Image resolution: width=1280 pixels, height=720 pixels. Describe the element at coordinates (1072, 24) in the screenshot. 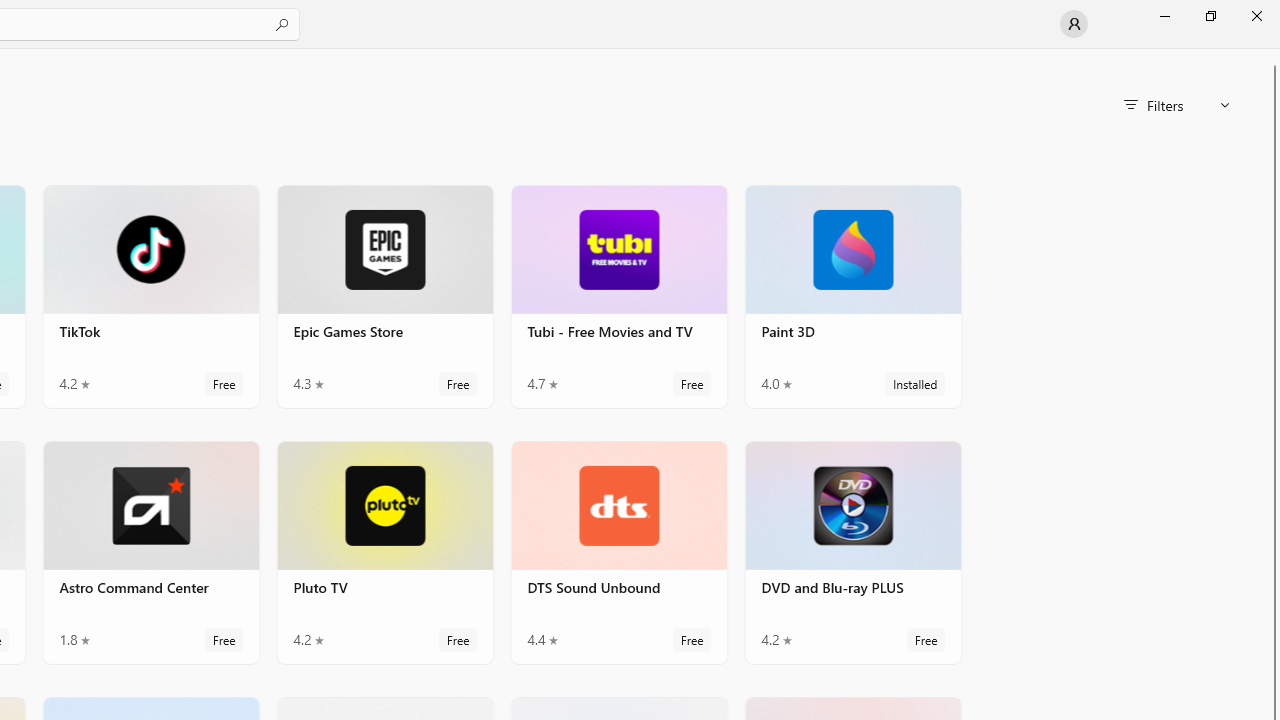

I see `'User profile'` at that location.